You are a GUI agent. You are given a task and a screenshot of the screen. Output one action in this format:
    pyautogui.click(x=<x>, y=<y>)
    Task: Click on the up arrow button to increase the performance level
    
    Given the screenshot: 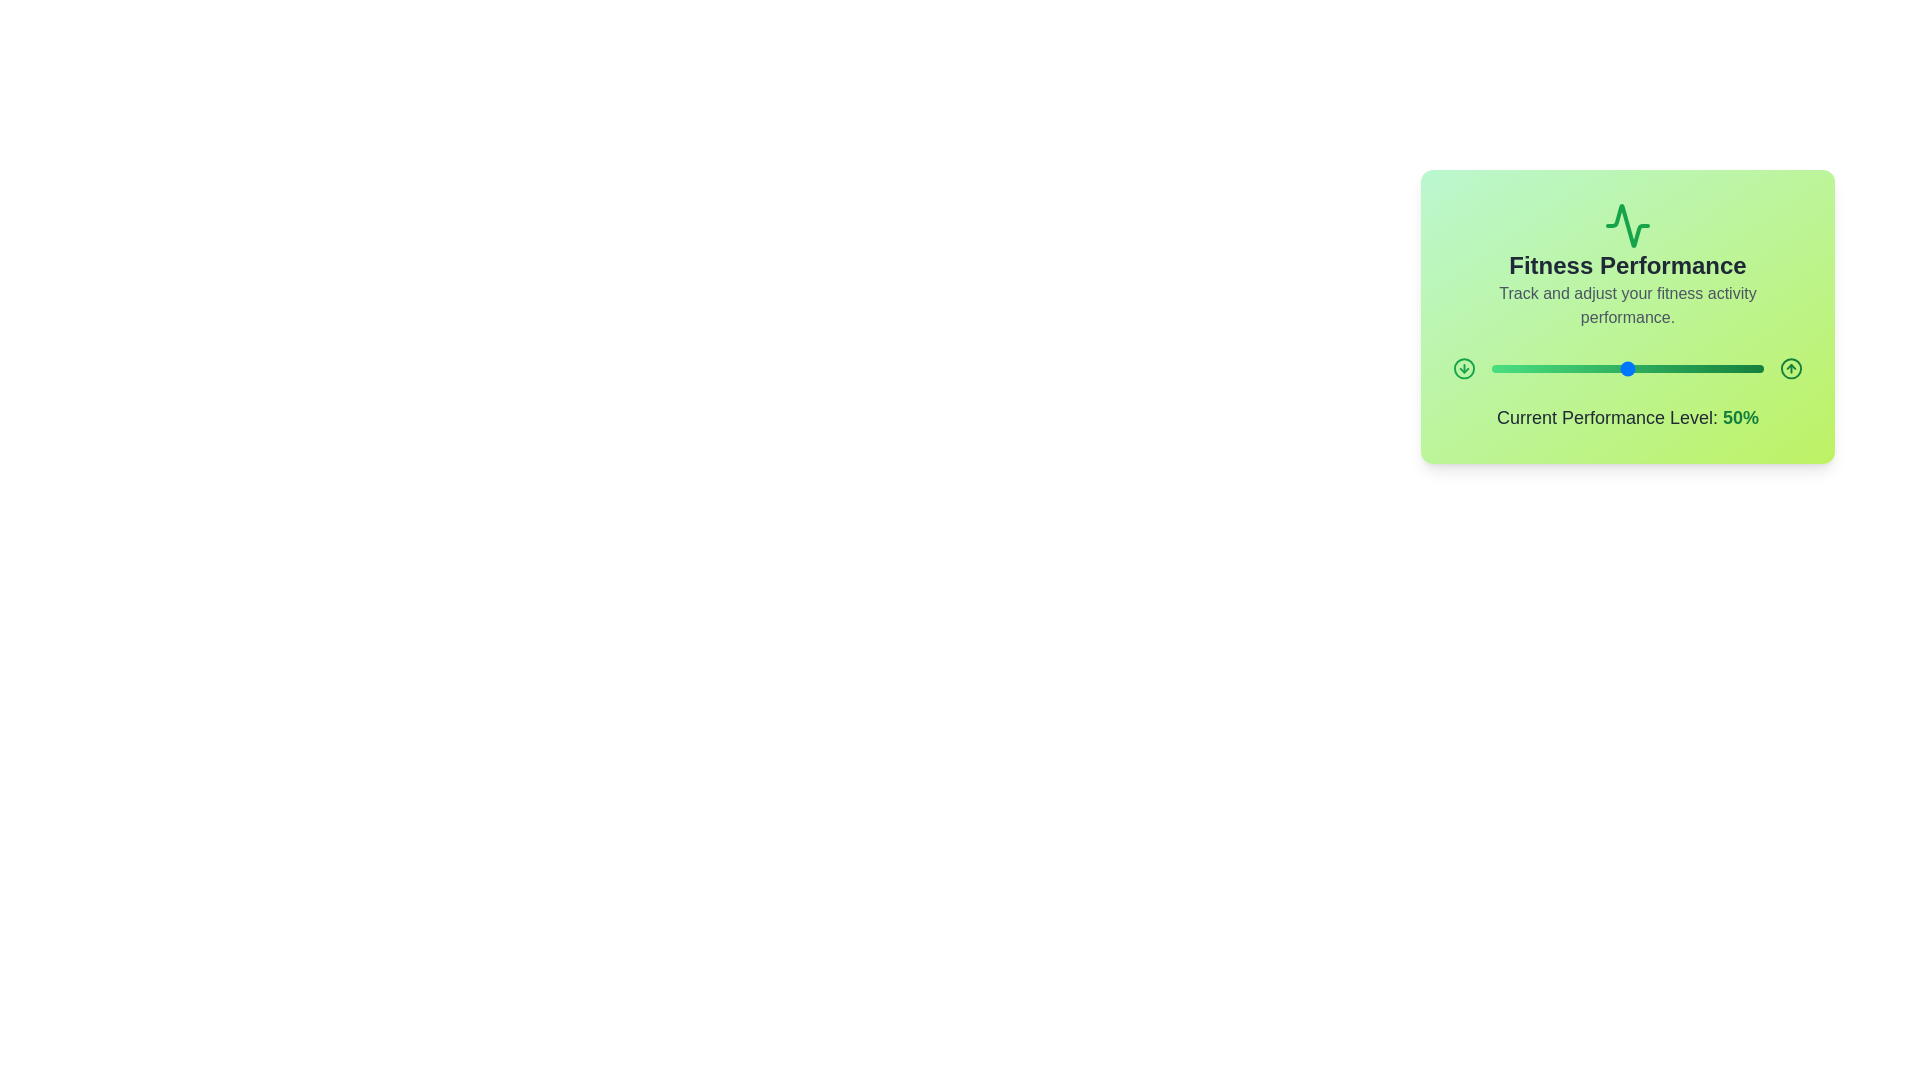 What is the action you would take?
    pyautogui.click(x=1790, y=369)
    